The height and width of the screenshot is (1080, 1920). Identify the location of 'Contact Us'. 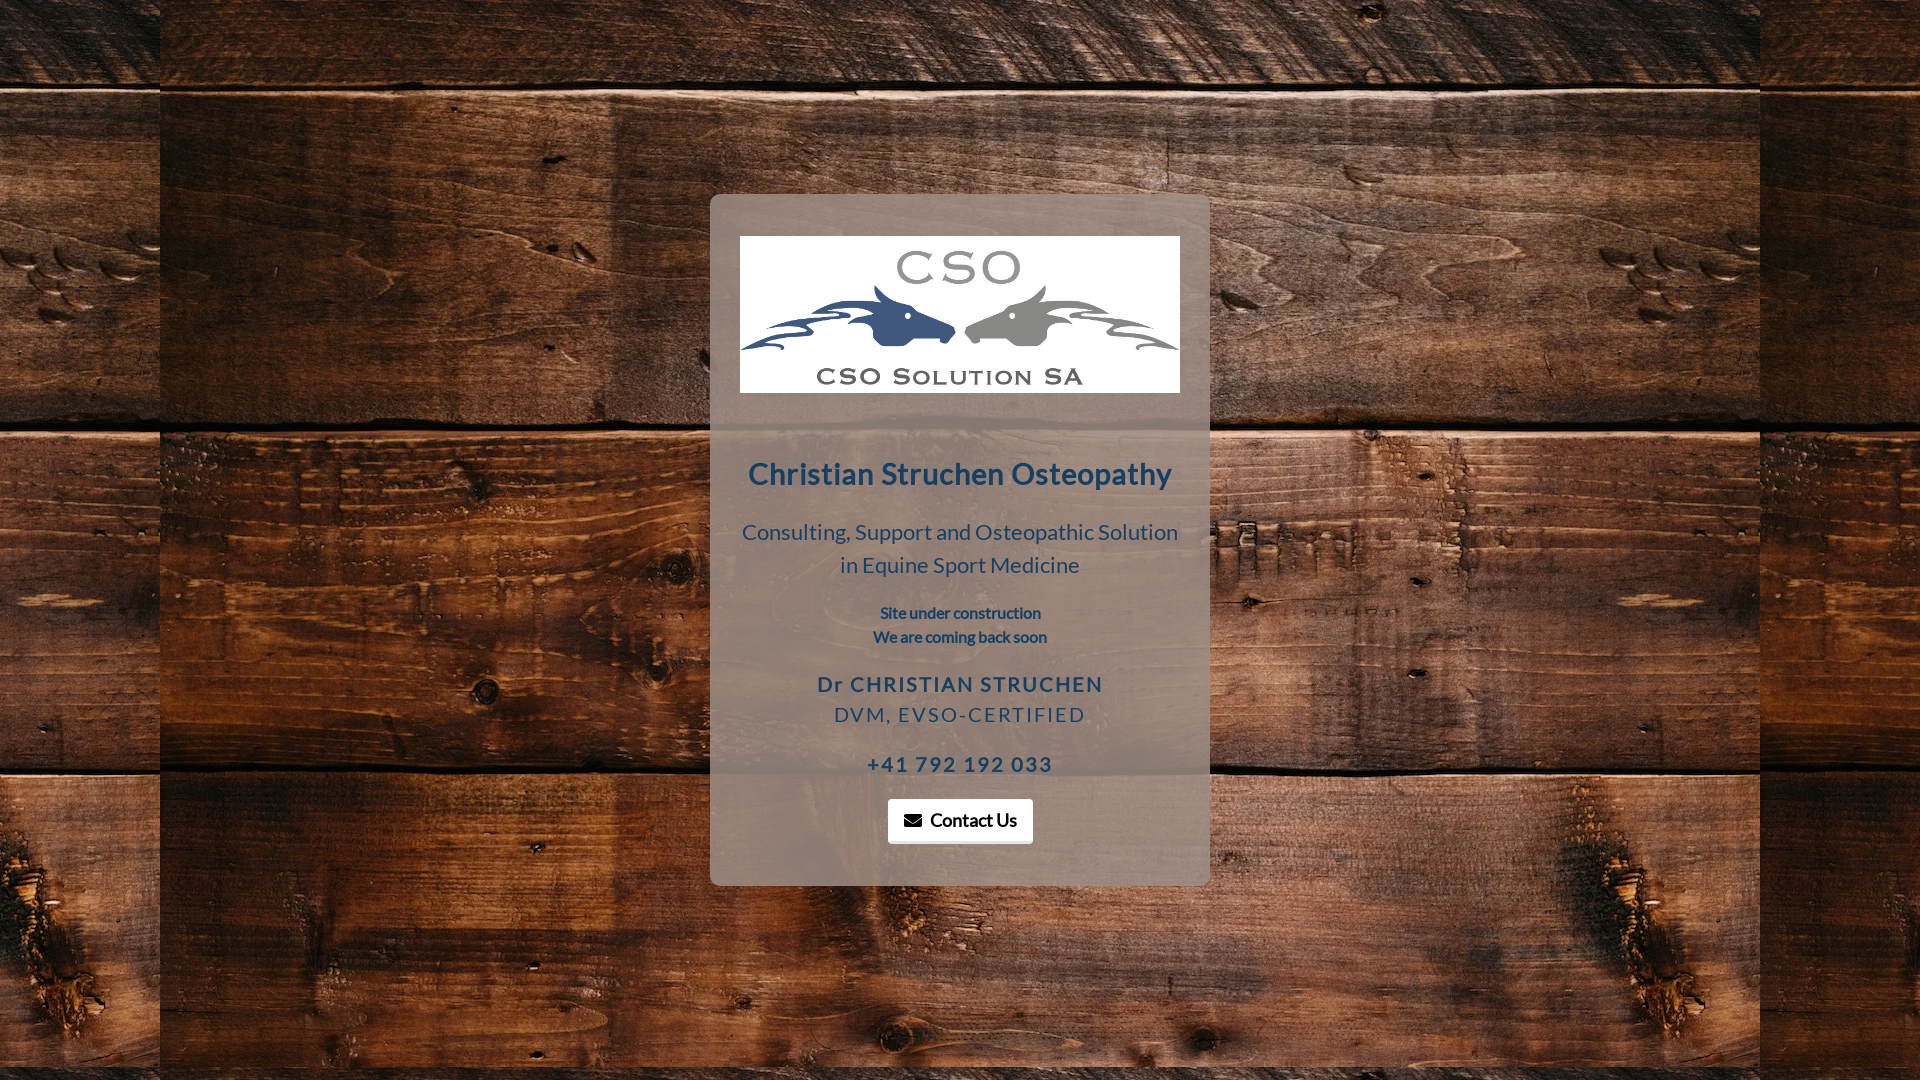
(960, 821).